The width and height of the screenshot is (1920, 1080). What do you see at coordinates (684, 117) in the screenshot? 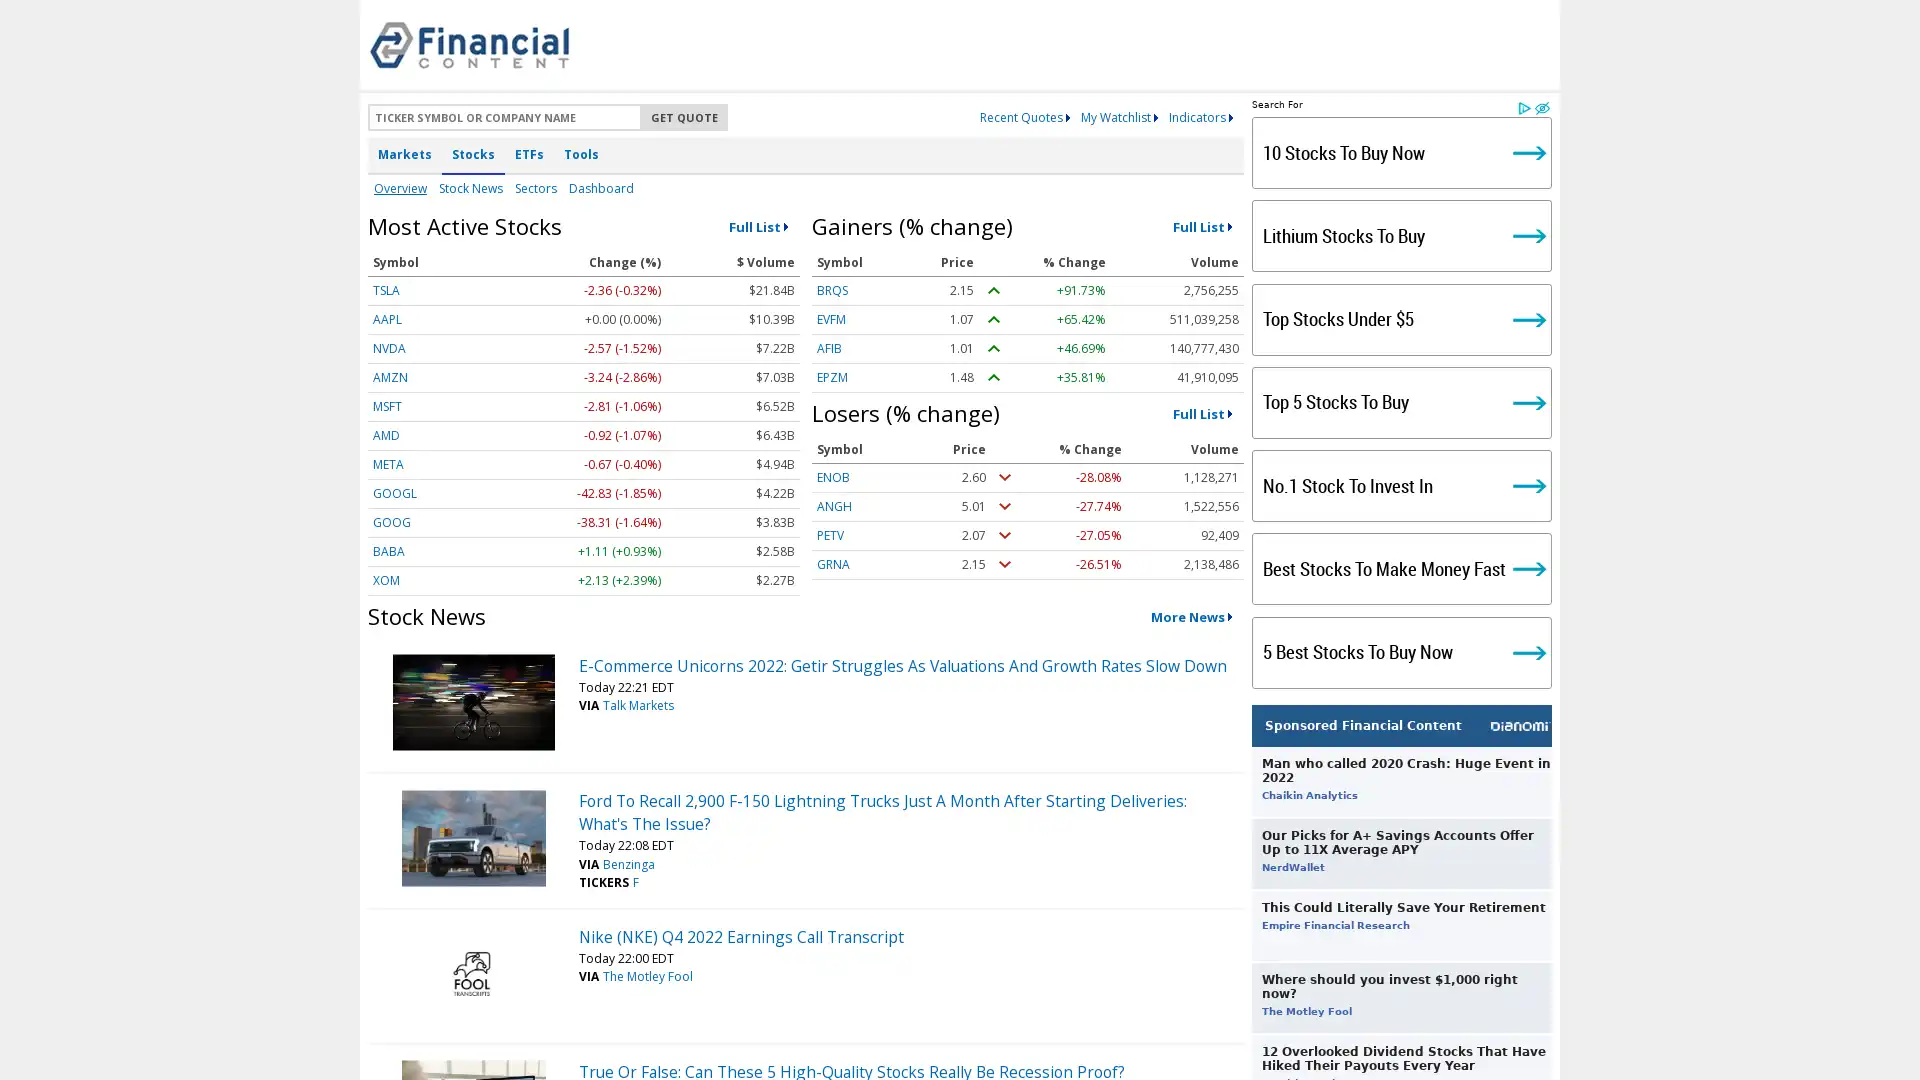
I see `Get Quote` at bounding box center [684, 117].